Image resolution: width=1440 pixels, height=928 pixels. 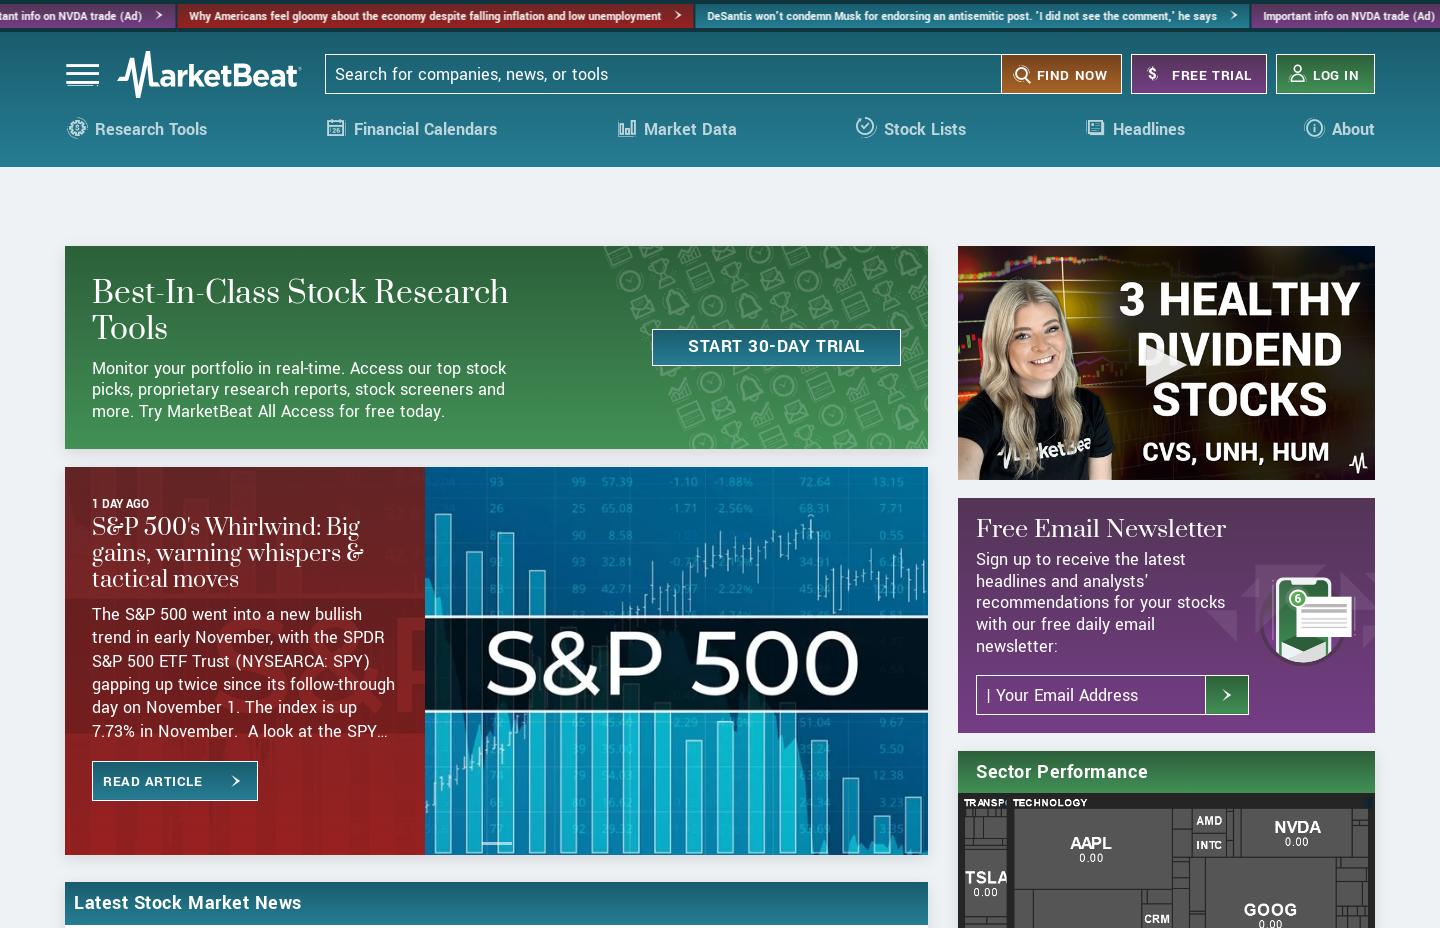 What do you see at coordinates (1110, 145) in the screenshot?
I see `'Headlines'` at bounding box center [1110, 145].